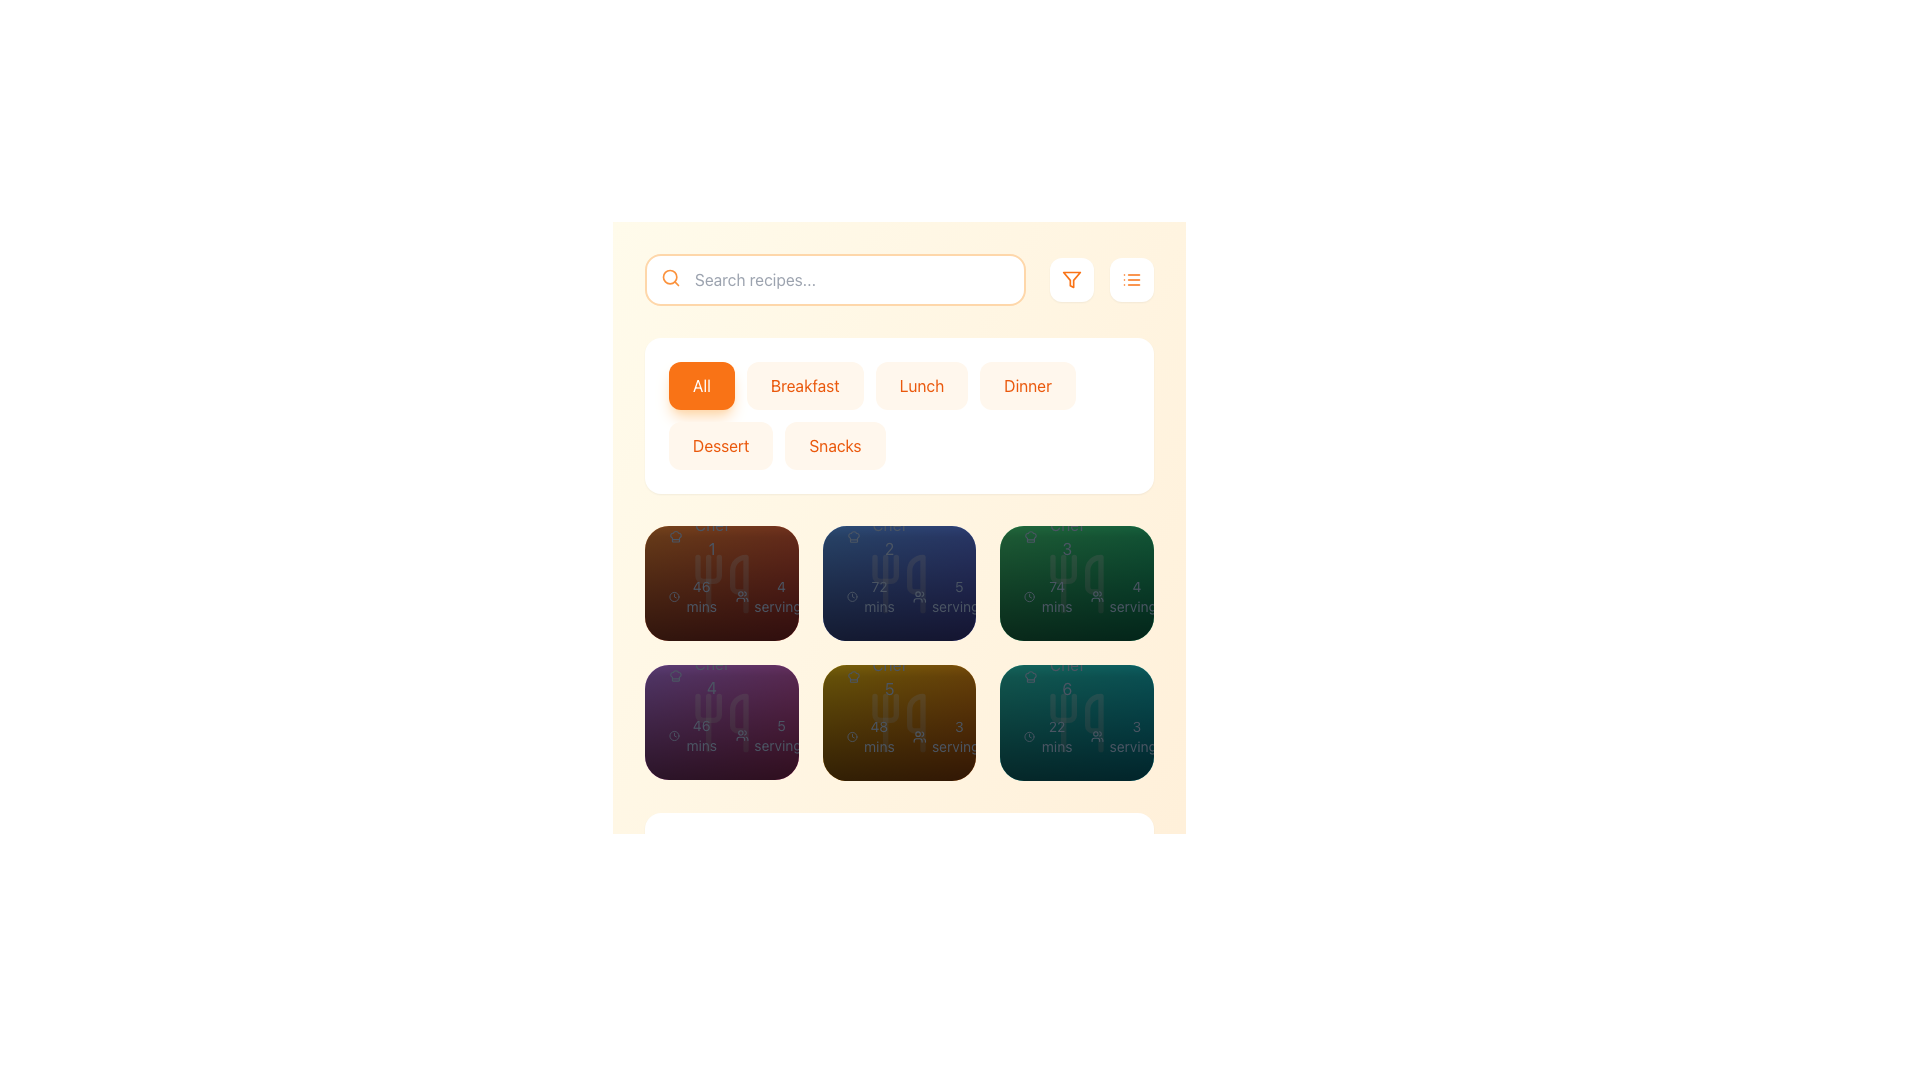 The image size is (1920, 1080). What do you see at coordinates (1029, 596) in the screenshot?
I see `the circular outline element representing the clock's border in the green card located in the third row and third column of the grid layout` at bounding box center [1029, 596].